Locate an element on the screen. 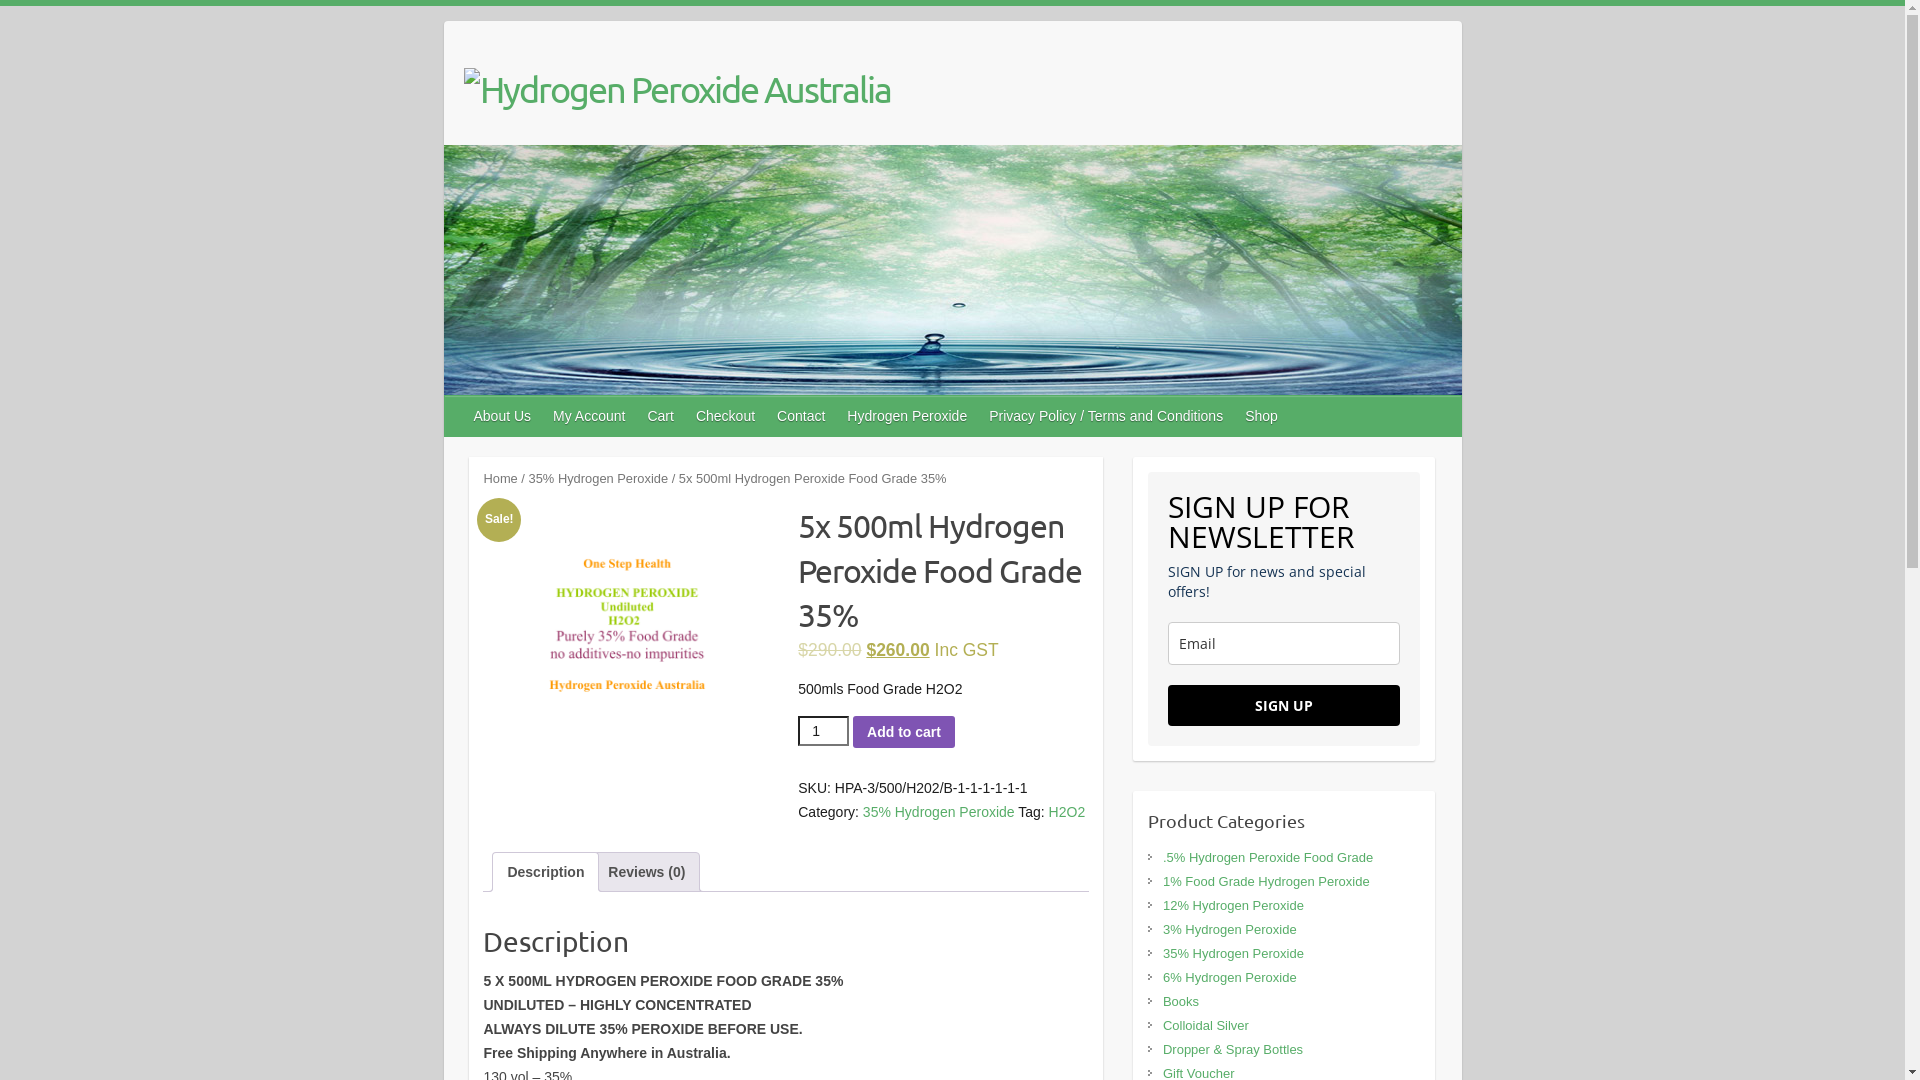 Image resolution: width=1920 pixels, height=1080 pixels. '3% Hydrogen Peroxide' is located at coordinates (1228, 929).